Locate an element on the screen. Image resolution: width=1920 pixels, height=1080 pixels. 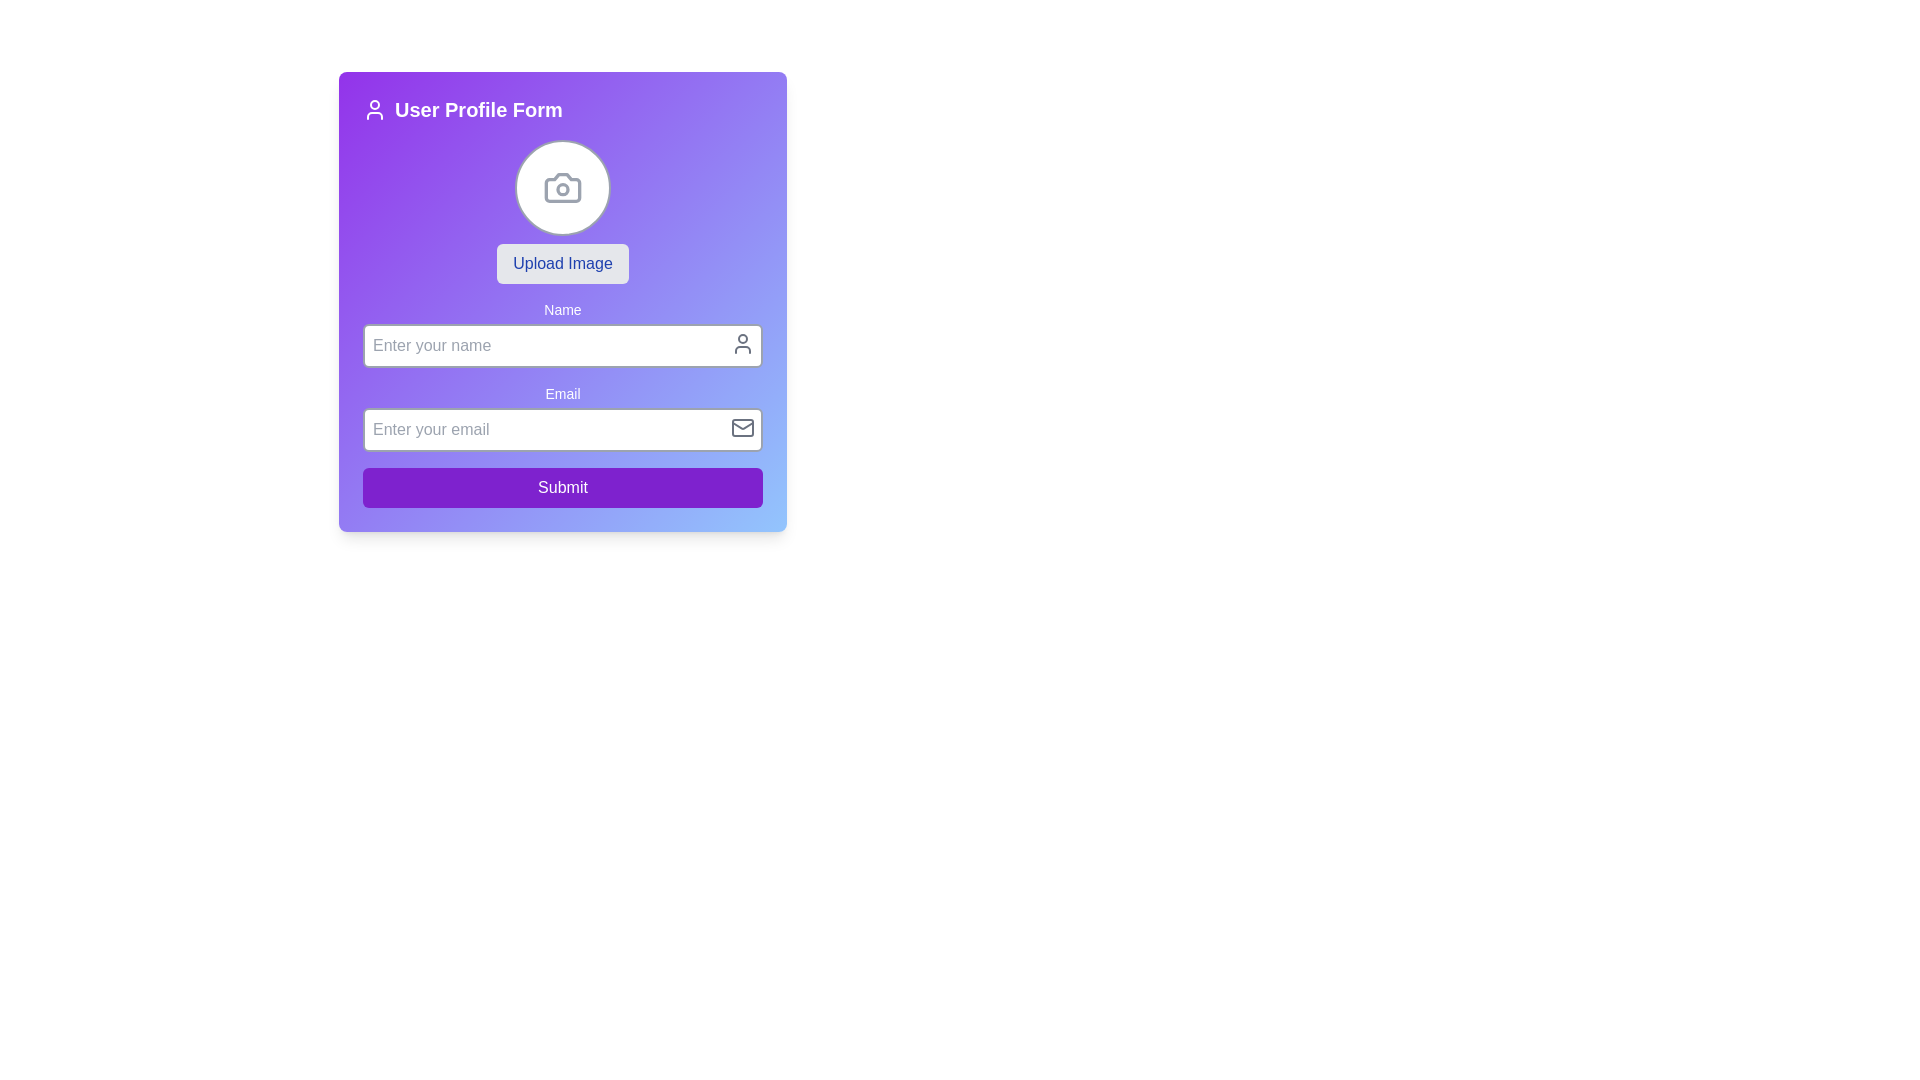
the 'Name' text input field to focus on it for user input is located at coordinates (561, 333).